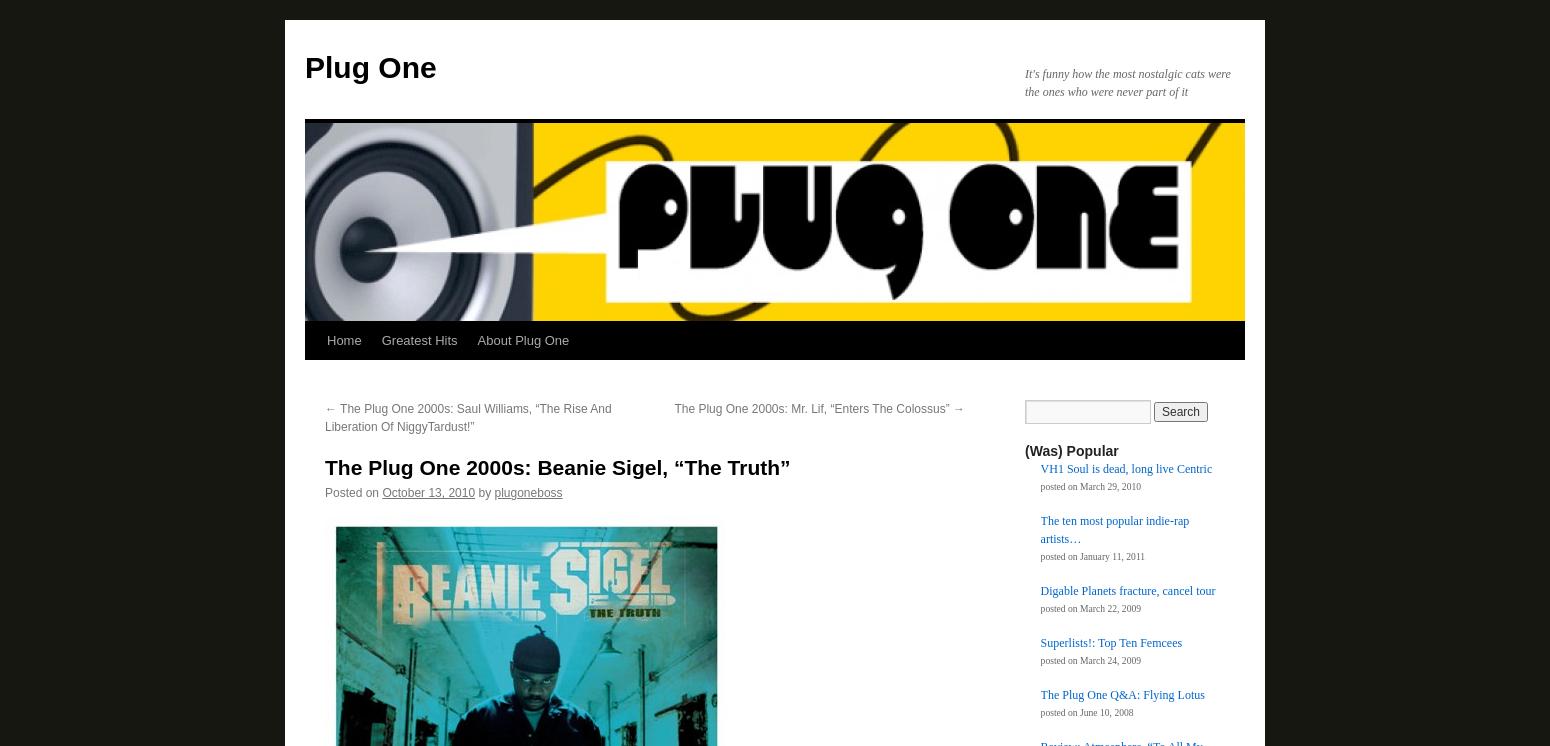  What do you see at coordinates (483, 492) in the screenshot?
I see `'by'` at bounding box center [483, 492].